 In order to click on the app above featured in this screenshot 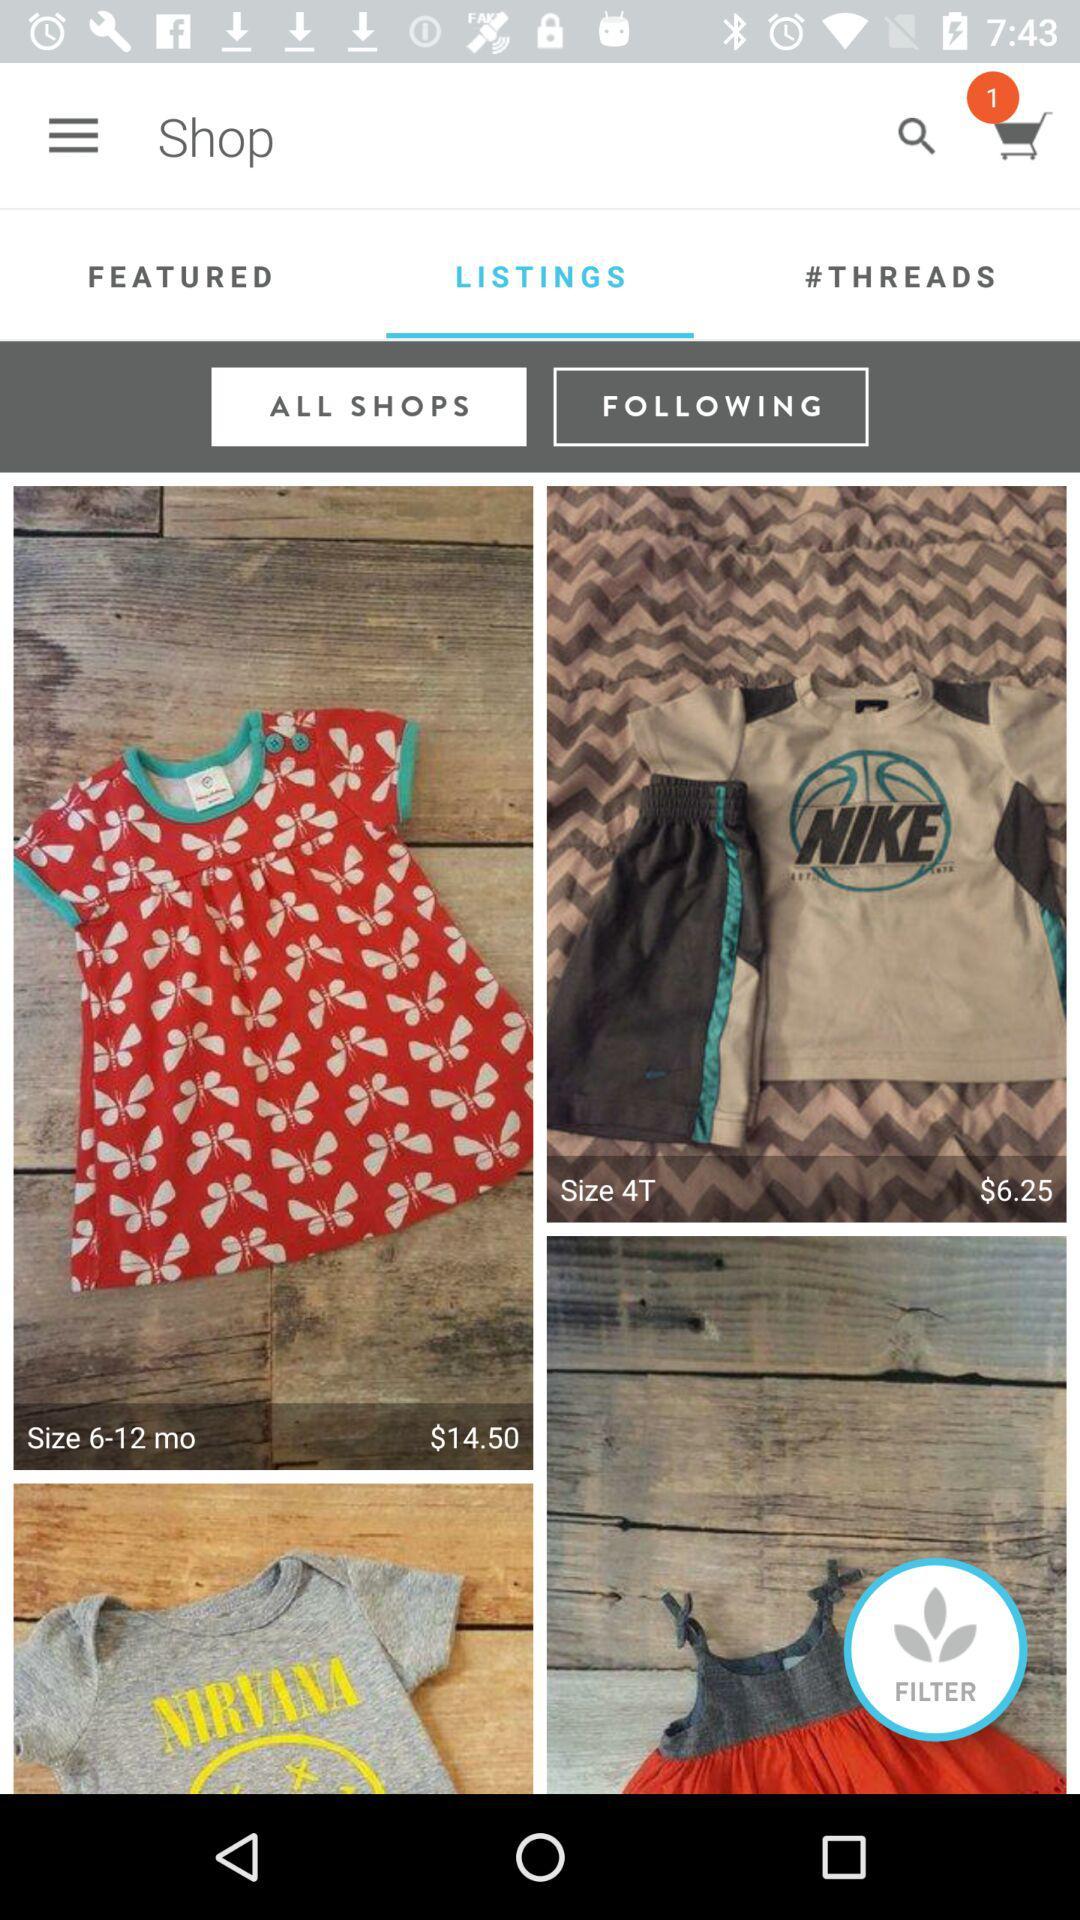, I will do `click(72, 135)`.